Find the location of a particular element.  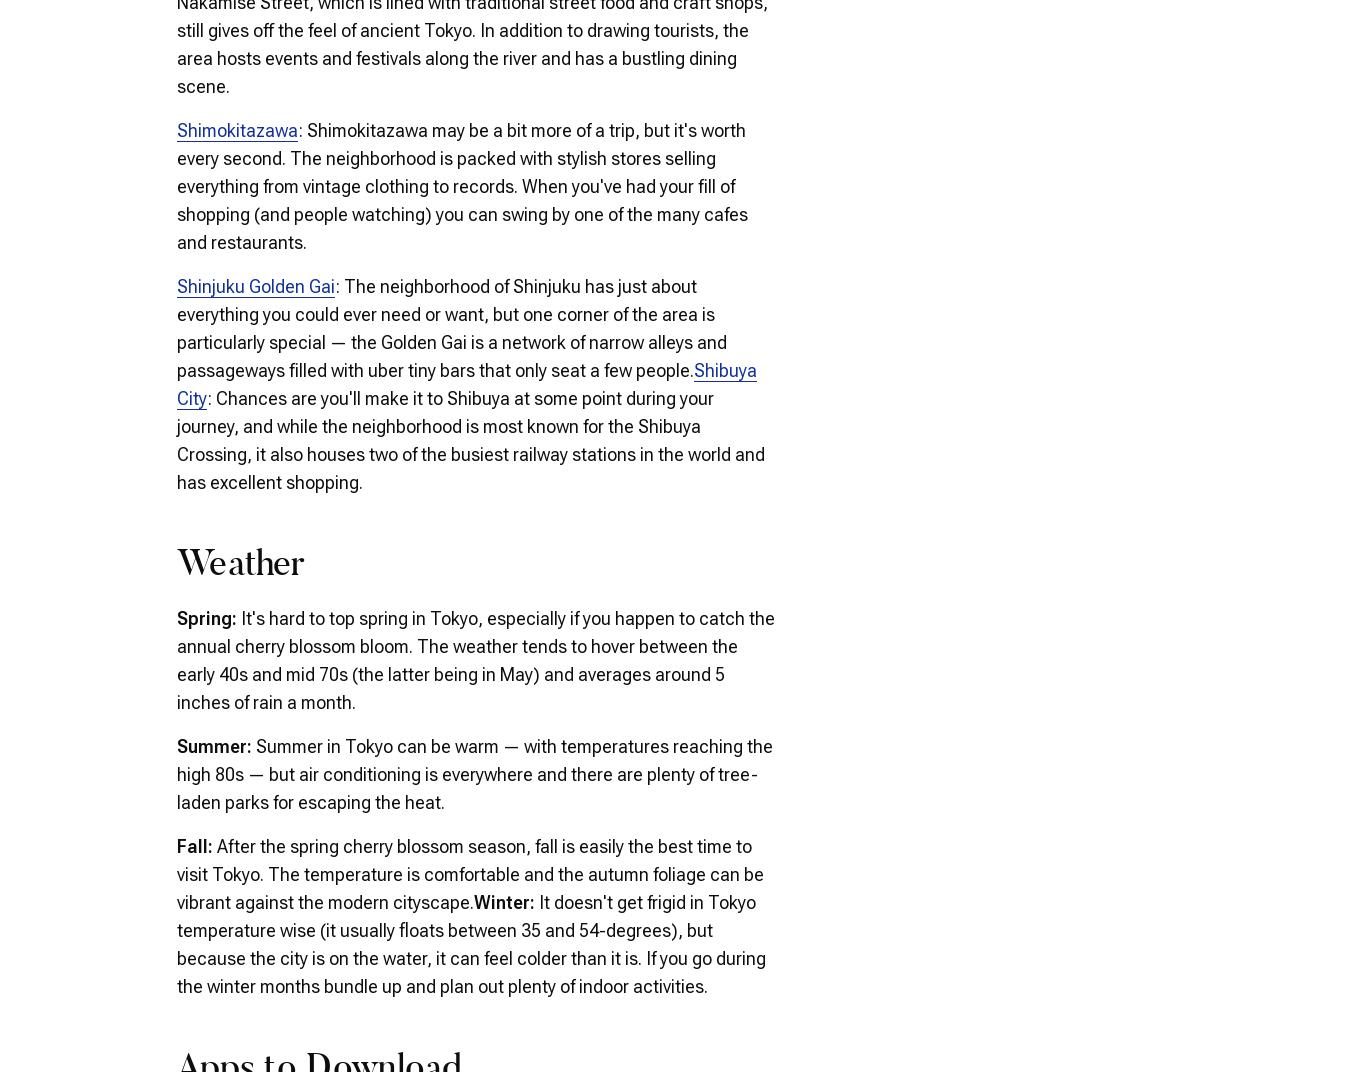

'It doesn't get frigid in Tokyo temperature wise (it usually floats between 35 and 54-degrees), but because the city is on the water, it can feel colder than it is. If you go during the winter months bundle up and plan out plenty of indoor activities.' is located at coordinates (470, 942).